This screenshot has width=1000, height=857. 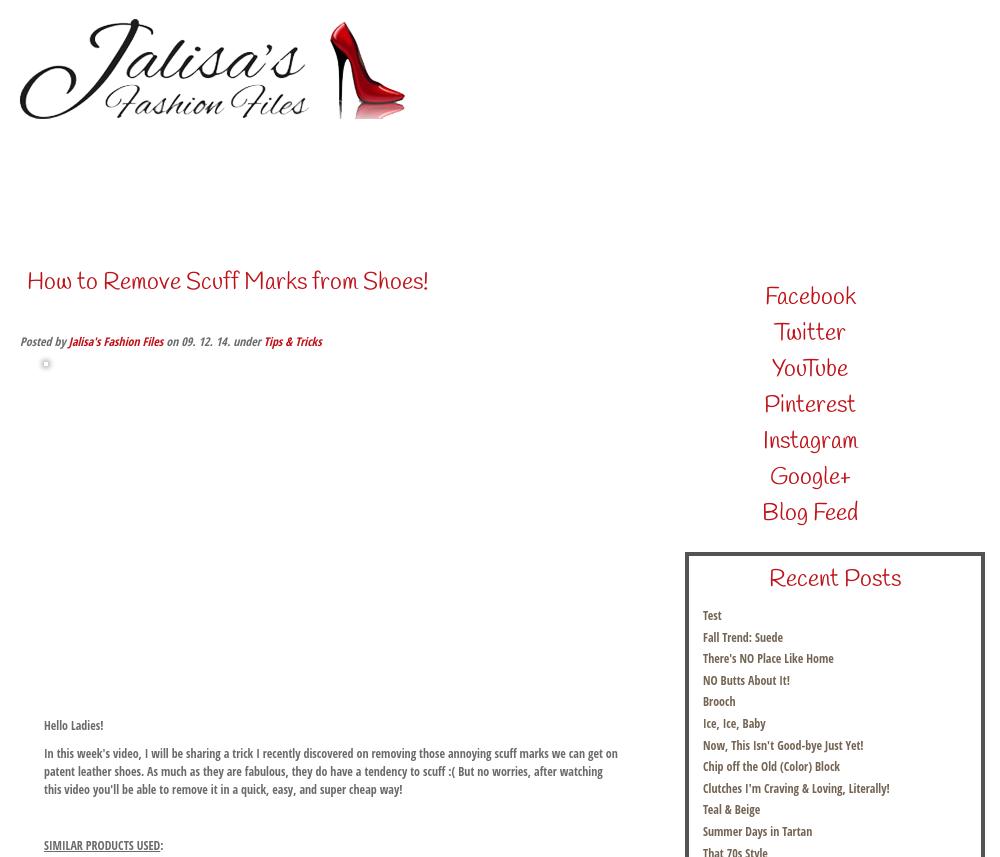 What do you see at coordinates (116, 341) in the screenshot?
I see `'Jalisa's Fashion Files'` at bounding box center [116, 341].